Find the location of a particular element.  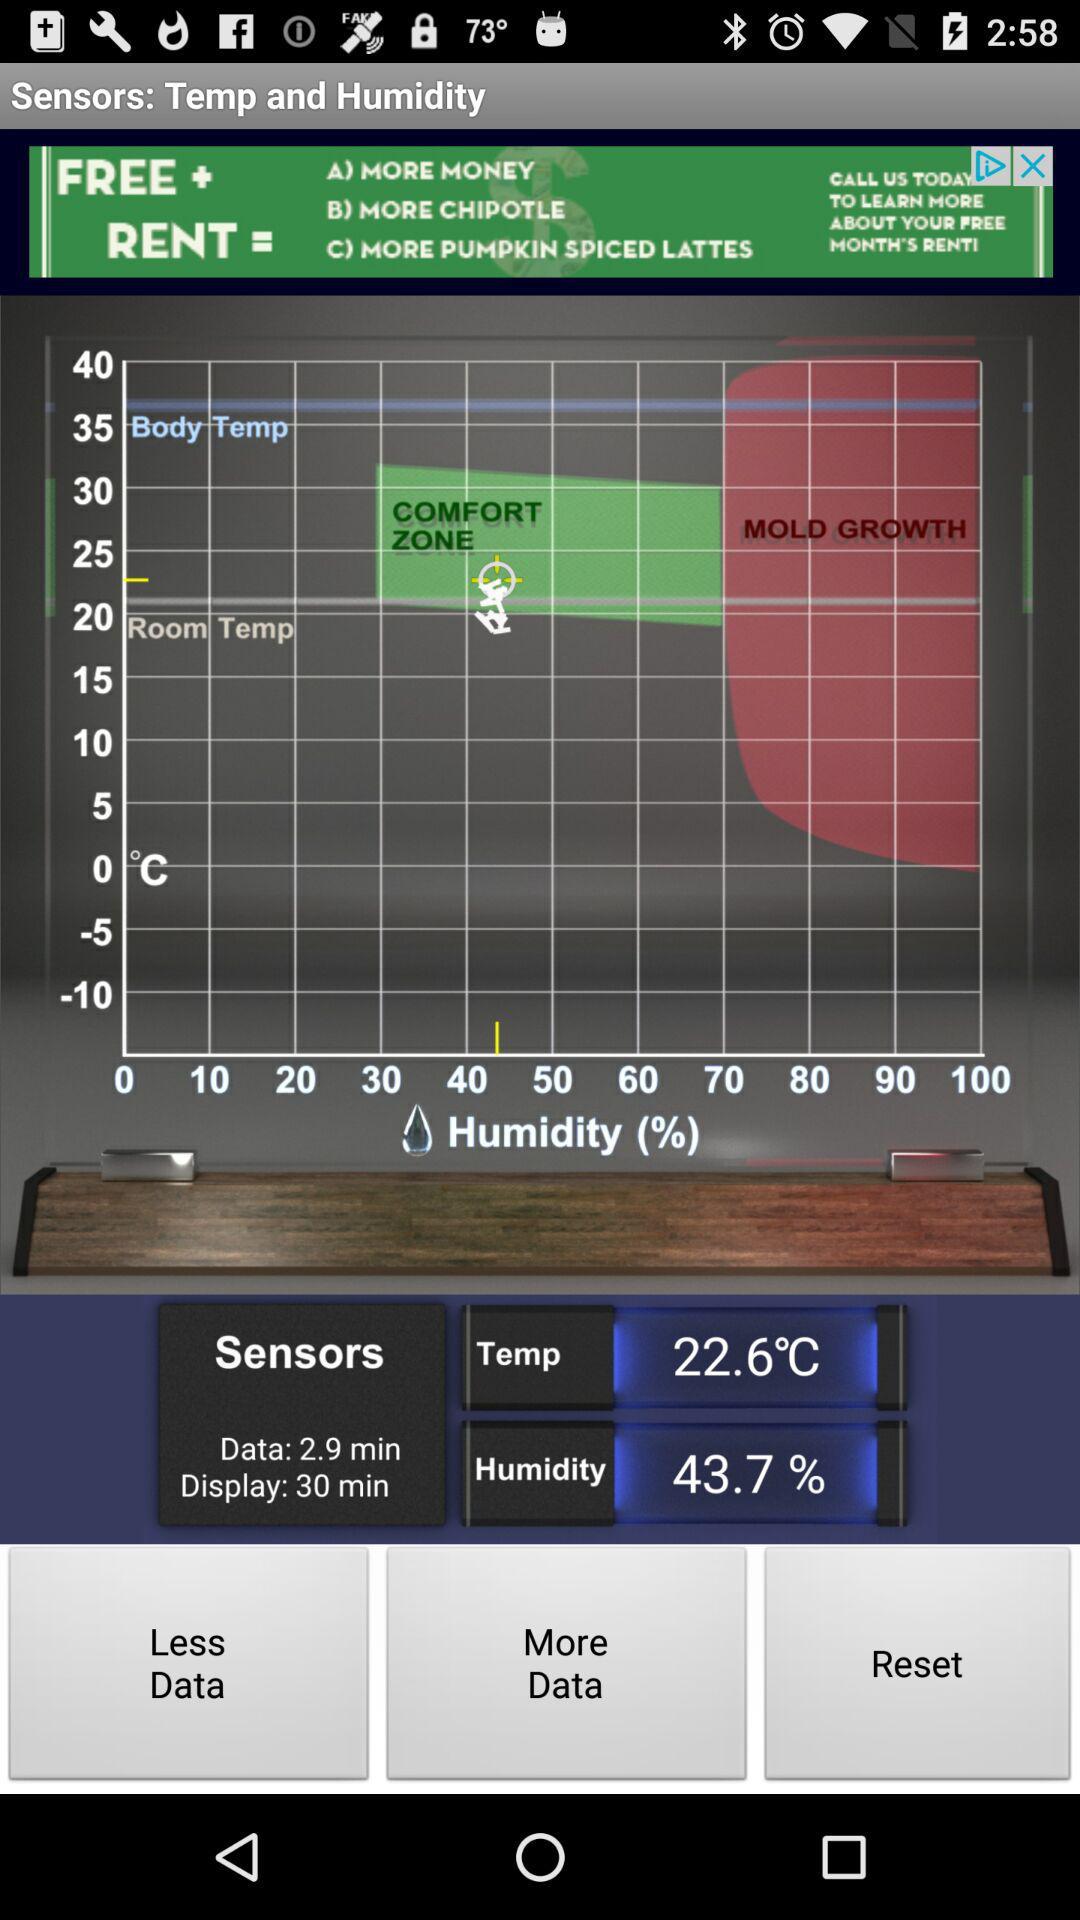

the reset button is located at coordinates (918, 1669).